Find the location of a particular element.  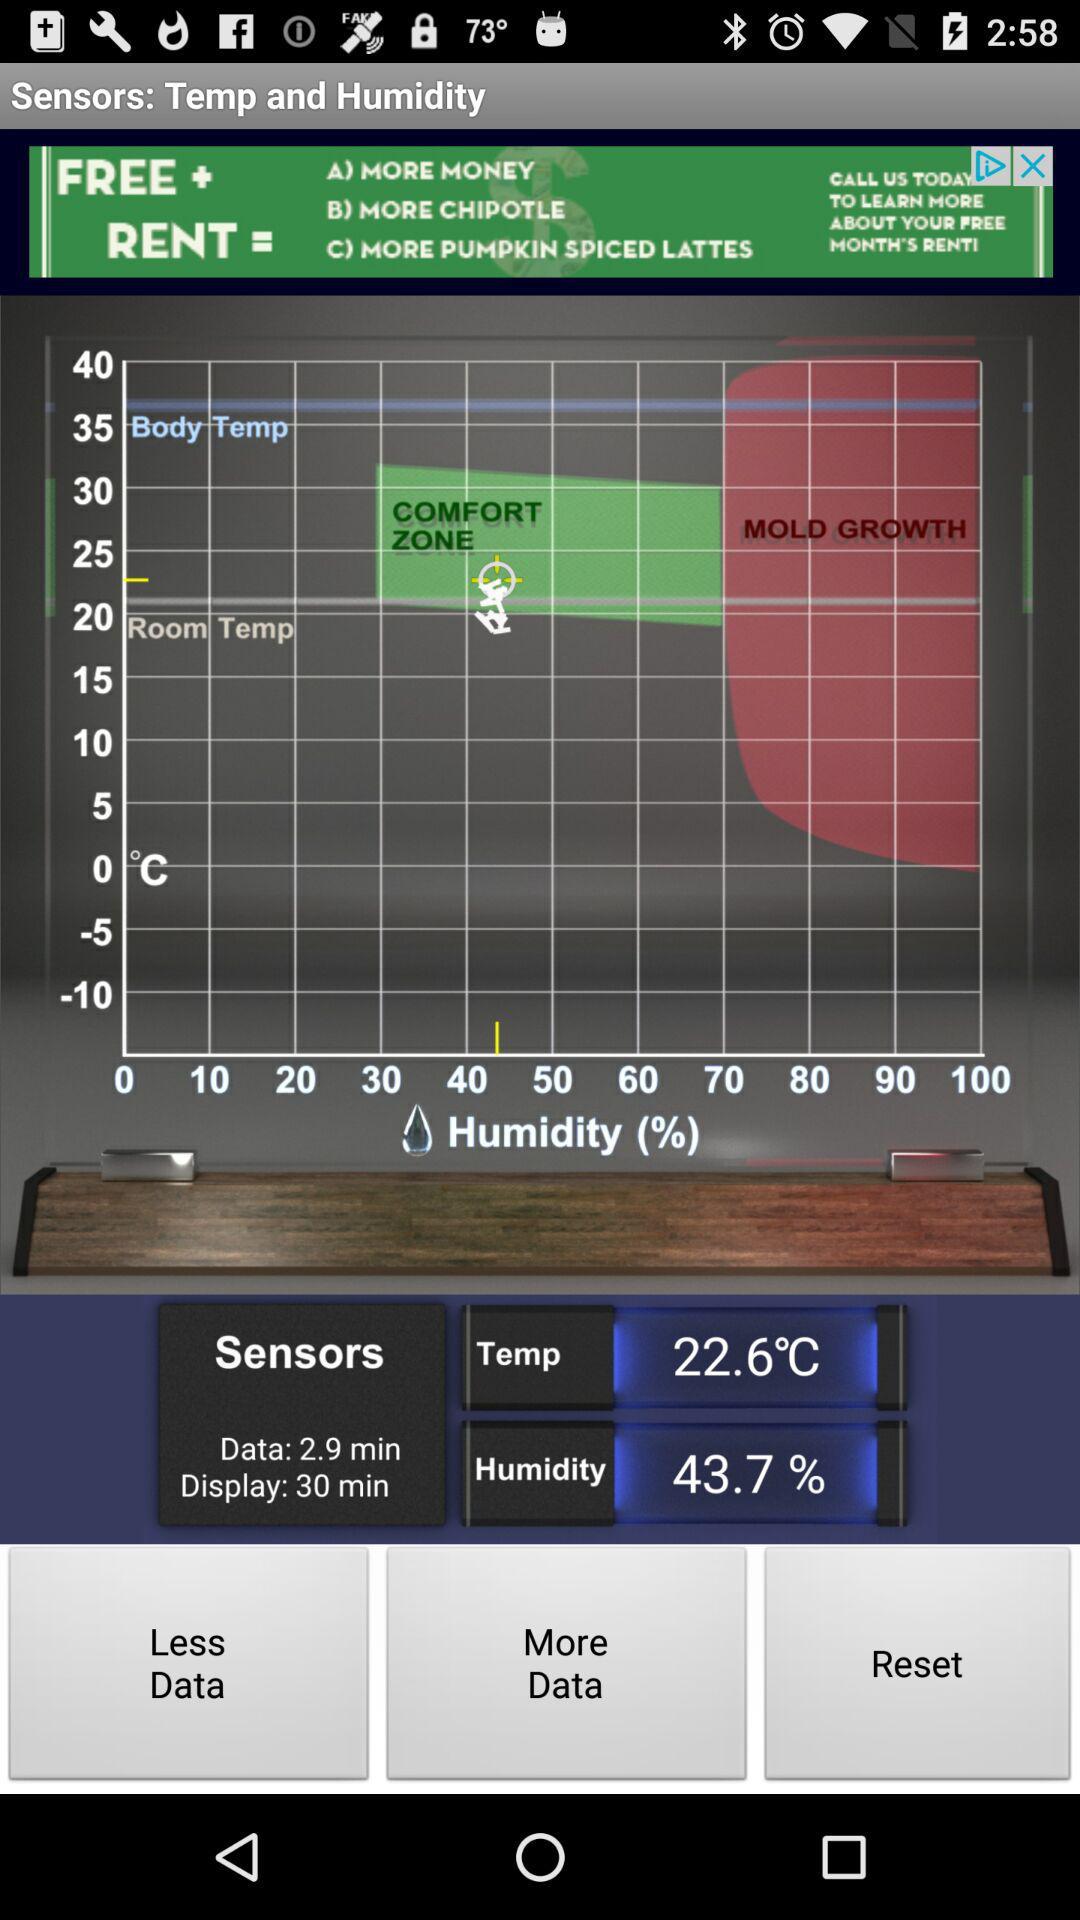

the reset button is located at coordinates (918, 1669).